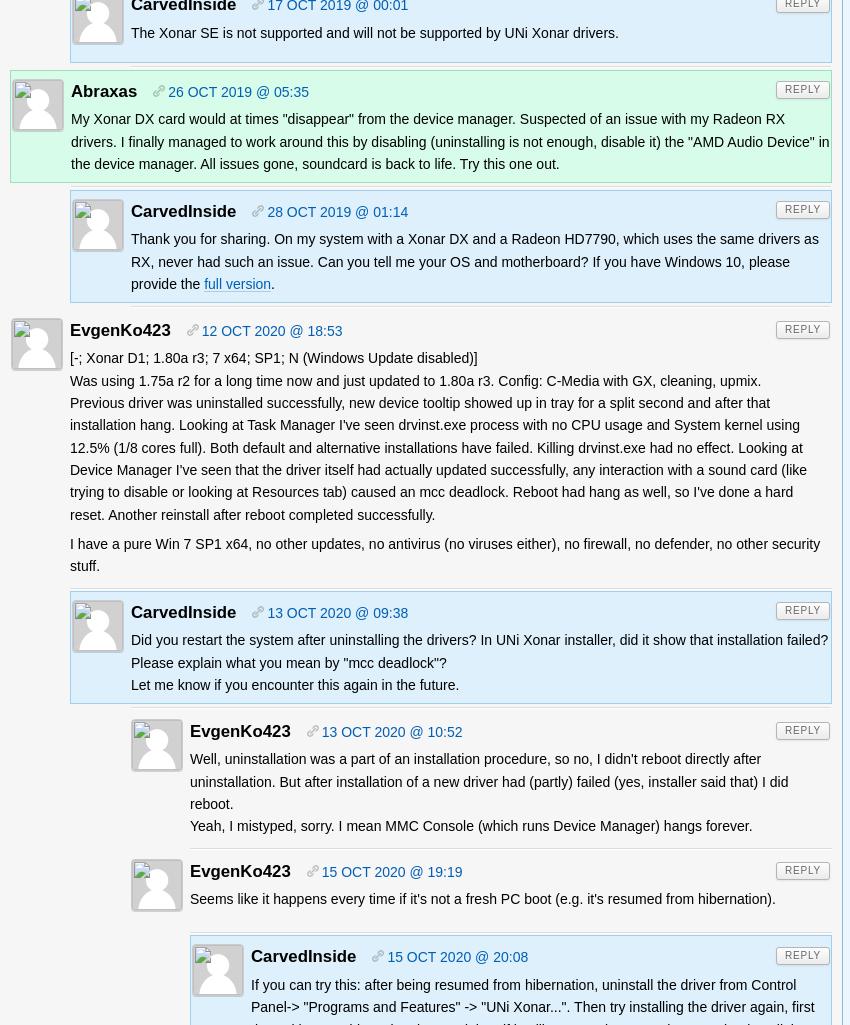 The height and width of the screenshot is (1025, 850). Describe the element at coordinates (70, 553) in the screenshot. I see `'I have a pure Win 7 SP1 x64, no other updates, no antivirus (no viruses either), no firewall, no defender, no other security stuff.'` at that location.